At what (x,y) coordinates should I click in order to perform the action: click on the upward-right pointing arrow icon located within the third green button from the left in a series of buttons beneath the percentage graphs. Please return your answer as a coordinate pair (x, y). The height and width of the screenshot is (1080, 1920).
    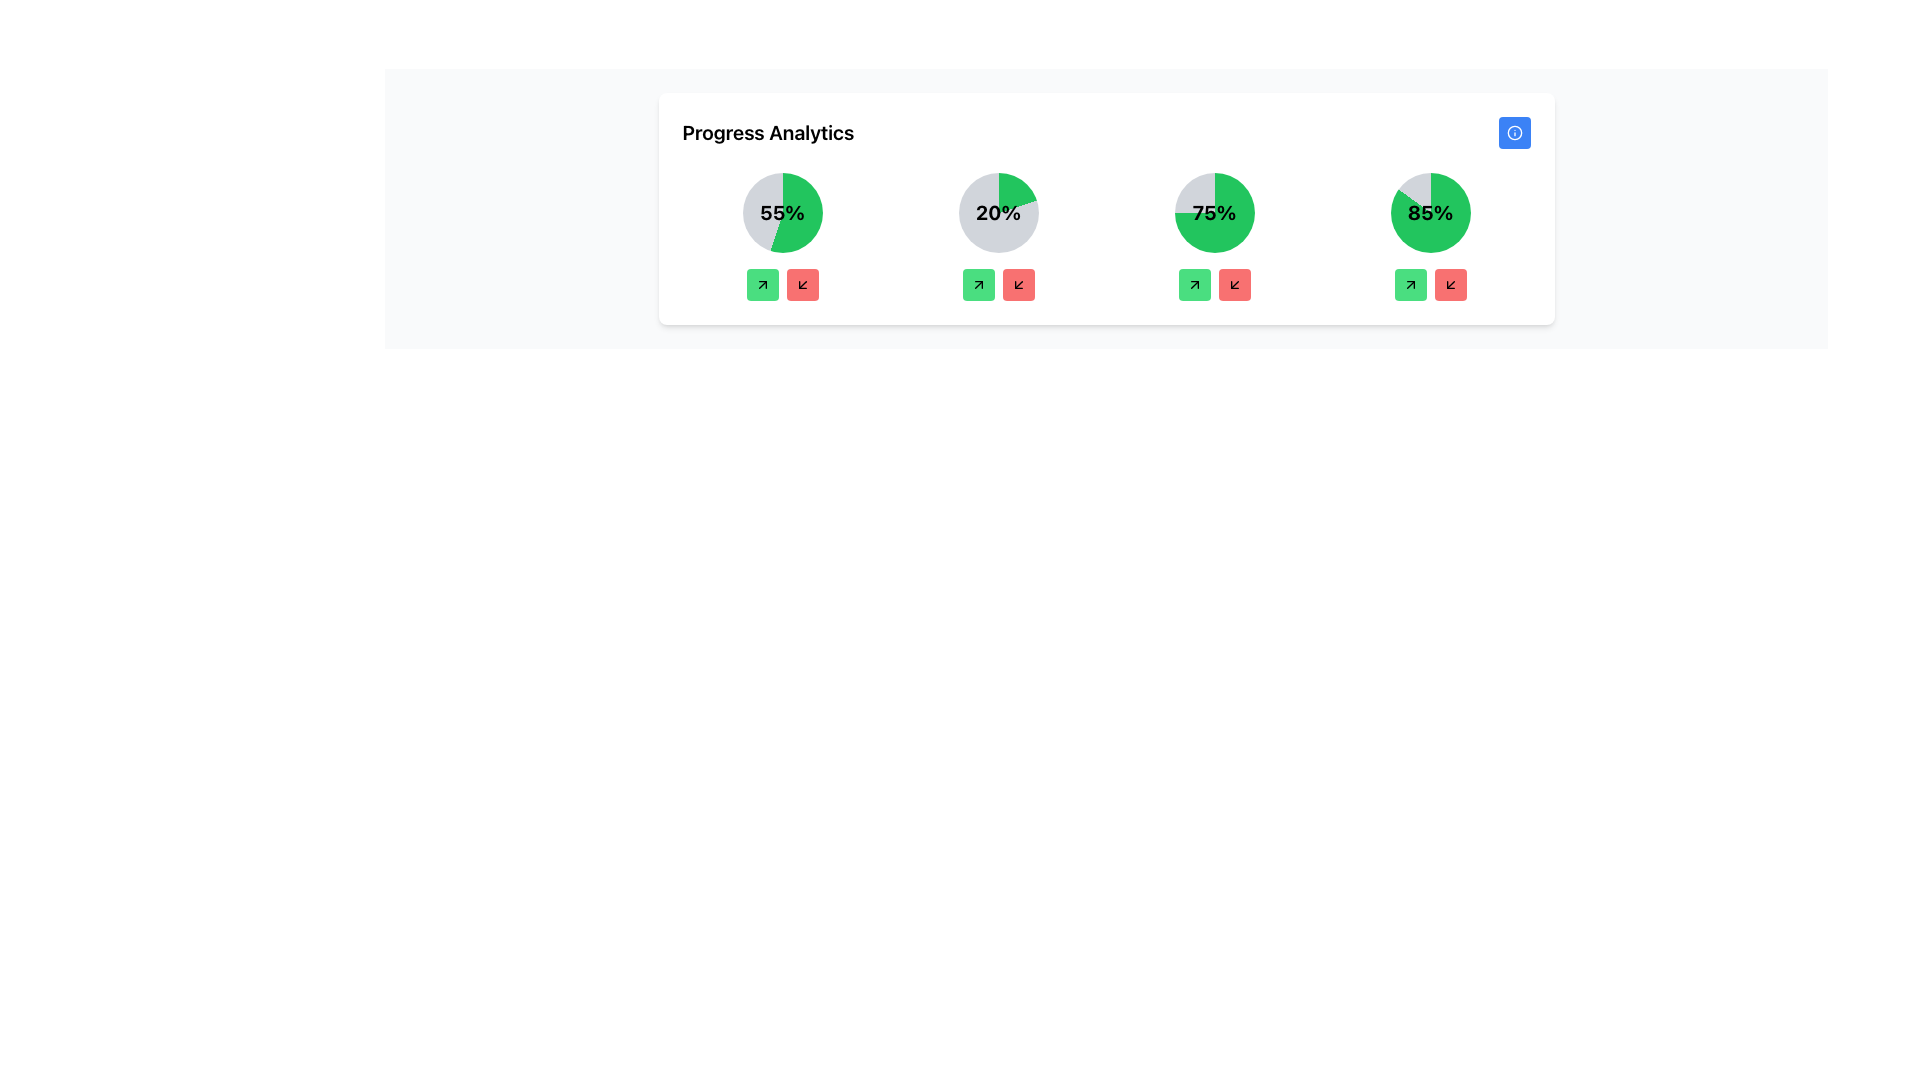
    Looking at the image, I should click on (1194, 285).